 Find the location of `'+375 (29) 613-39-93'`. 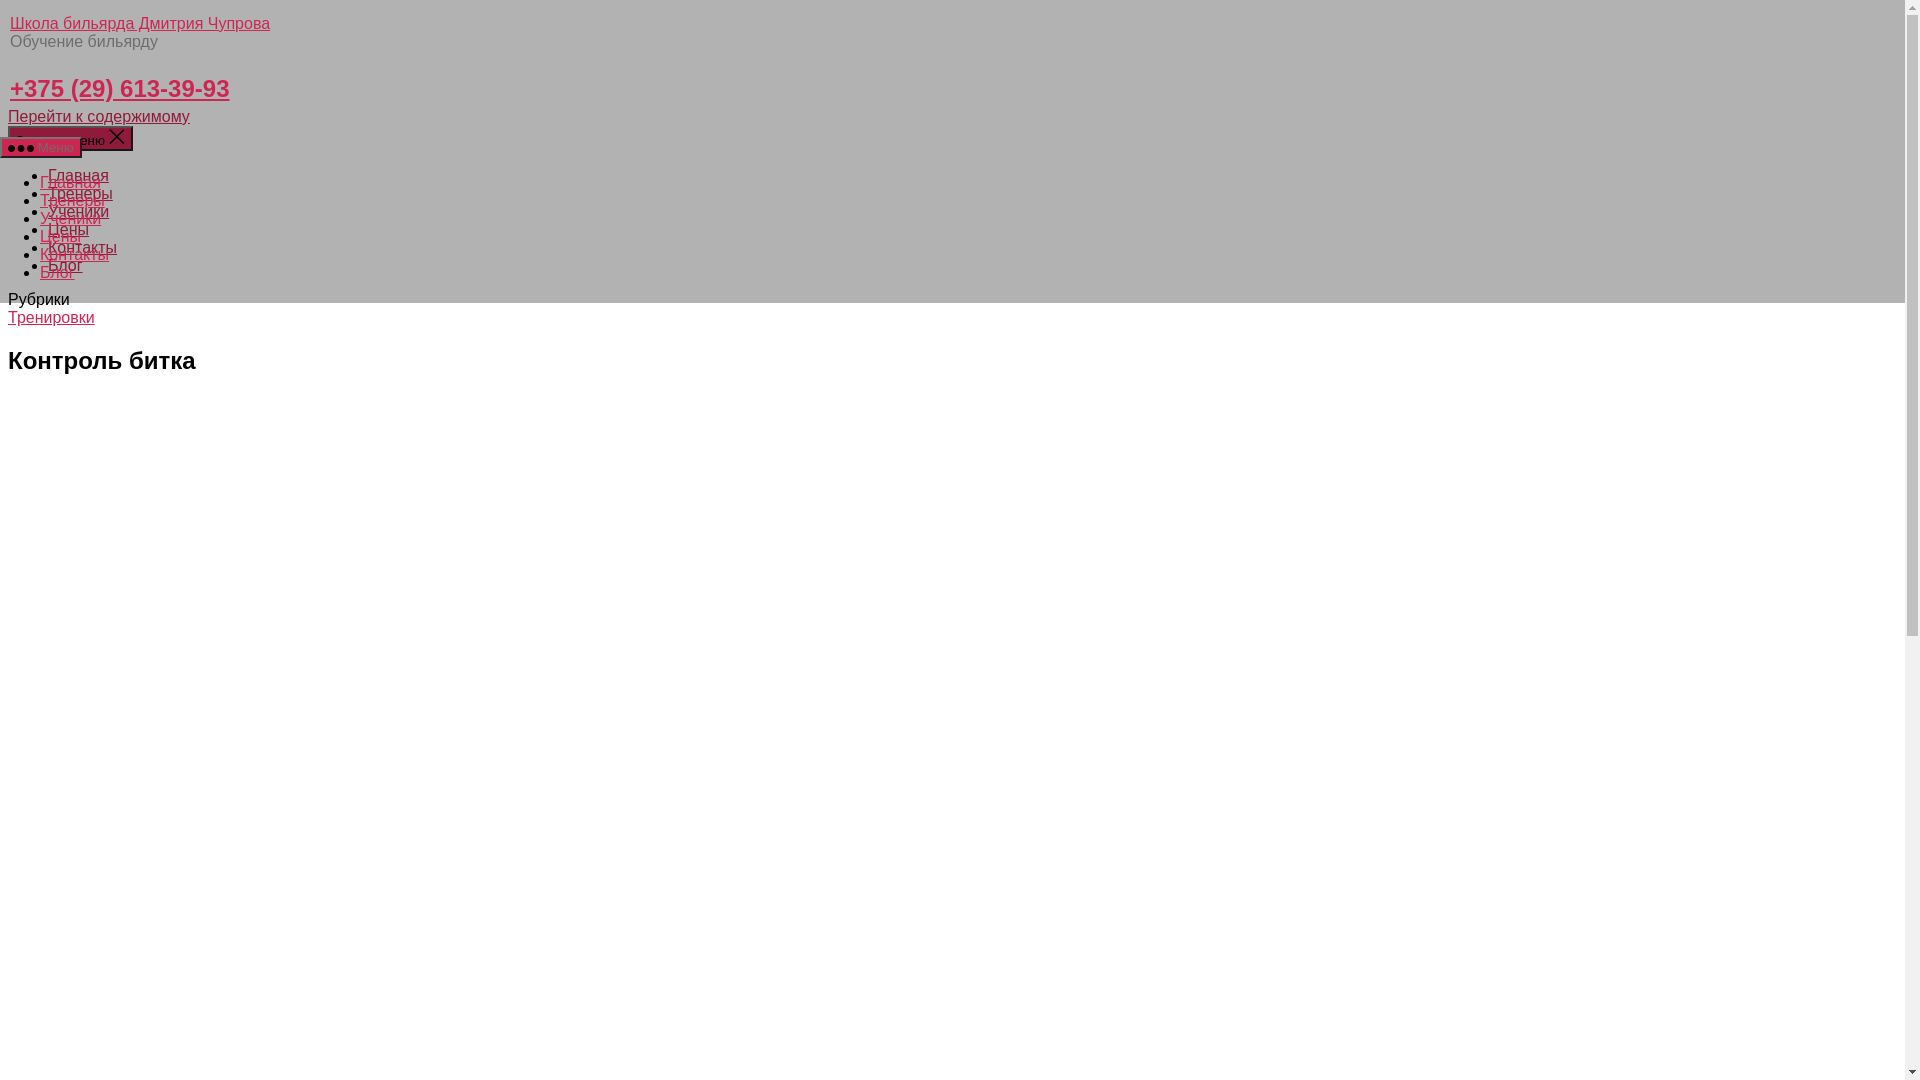

'+375 (29) 613-39-93' is located at coordinates (119, 87).